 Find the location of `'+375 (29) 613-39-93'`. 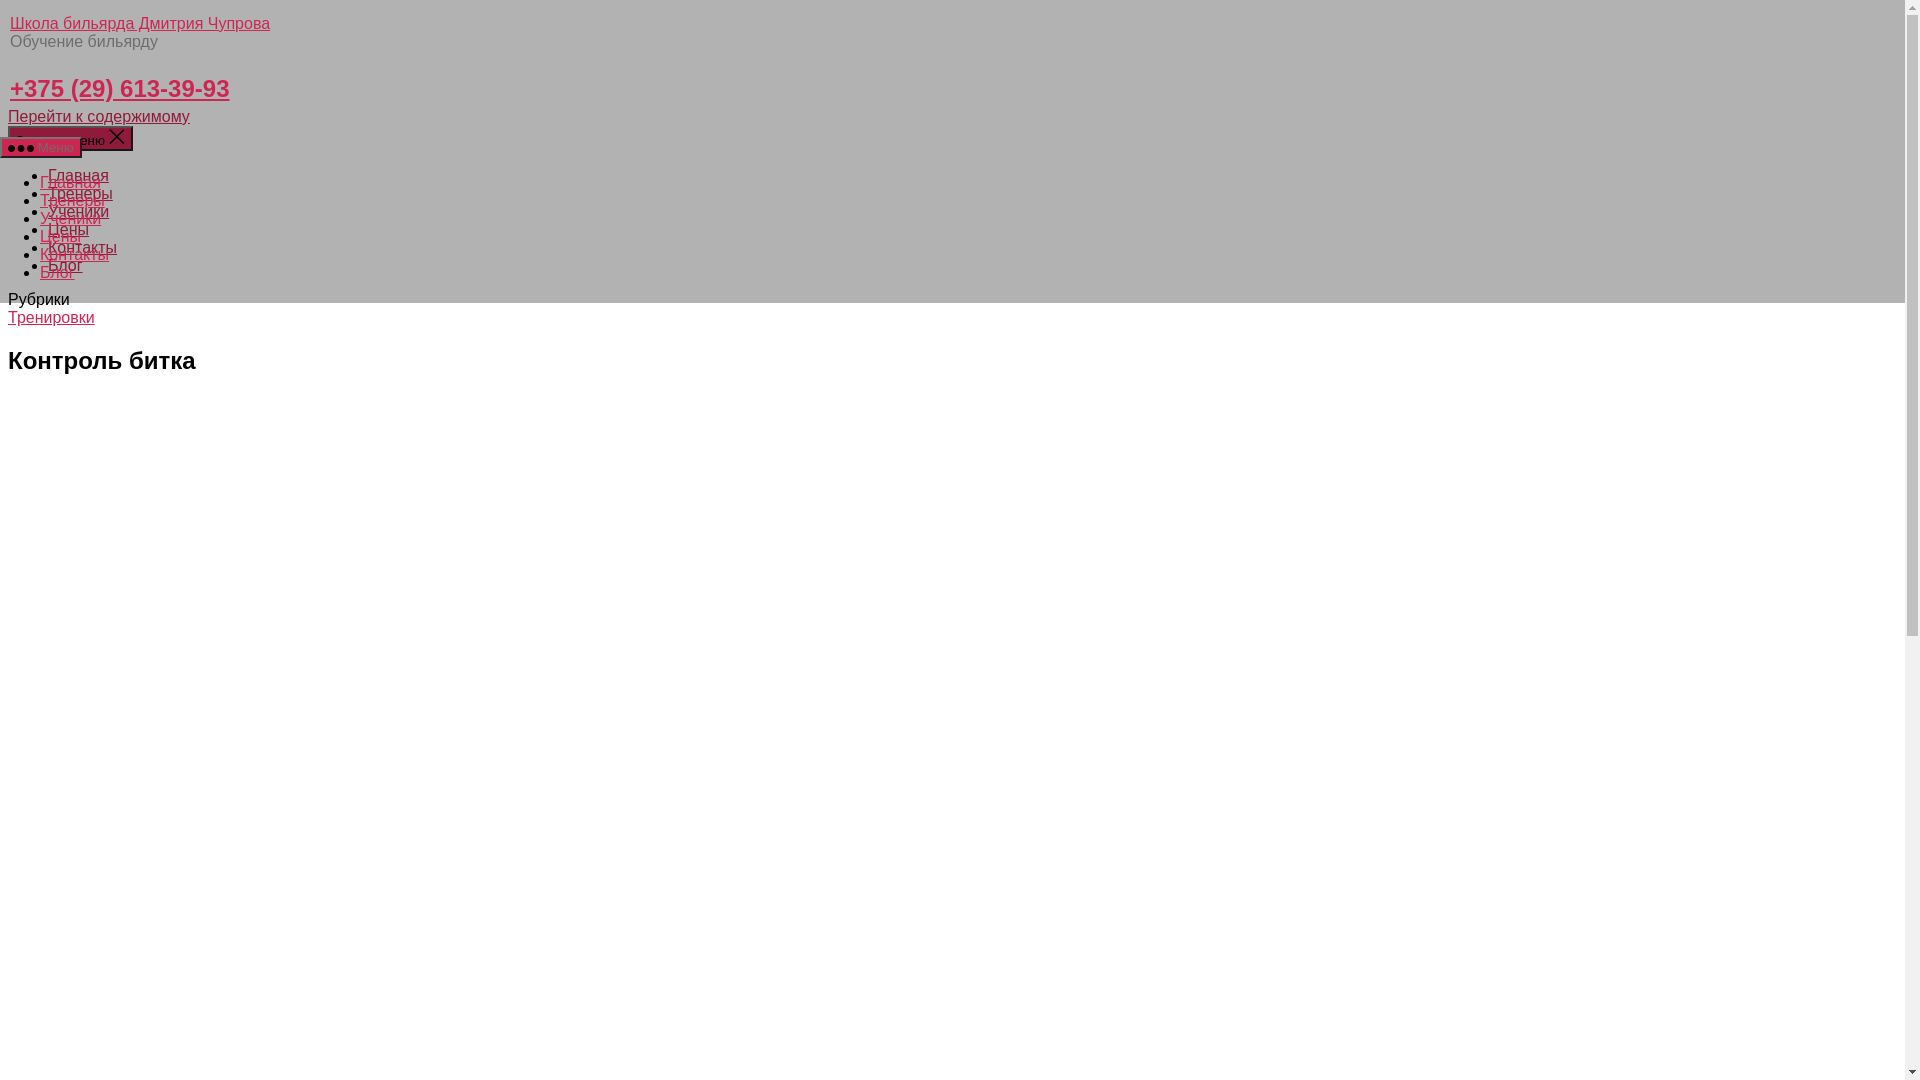

'+375 (29) 613-39-93' is located at coordinates (119, 87).